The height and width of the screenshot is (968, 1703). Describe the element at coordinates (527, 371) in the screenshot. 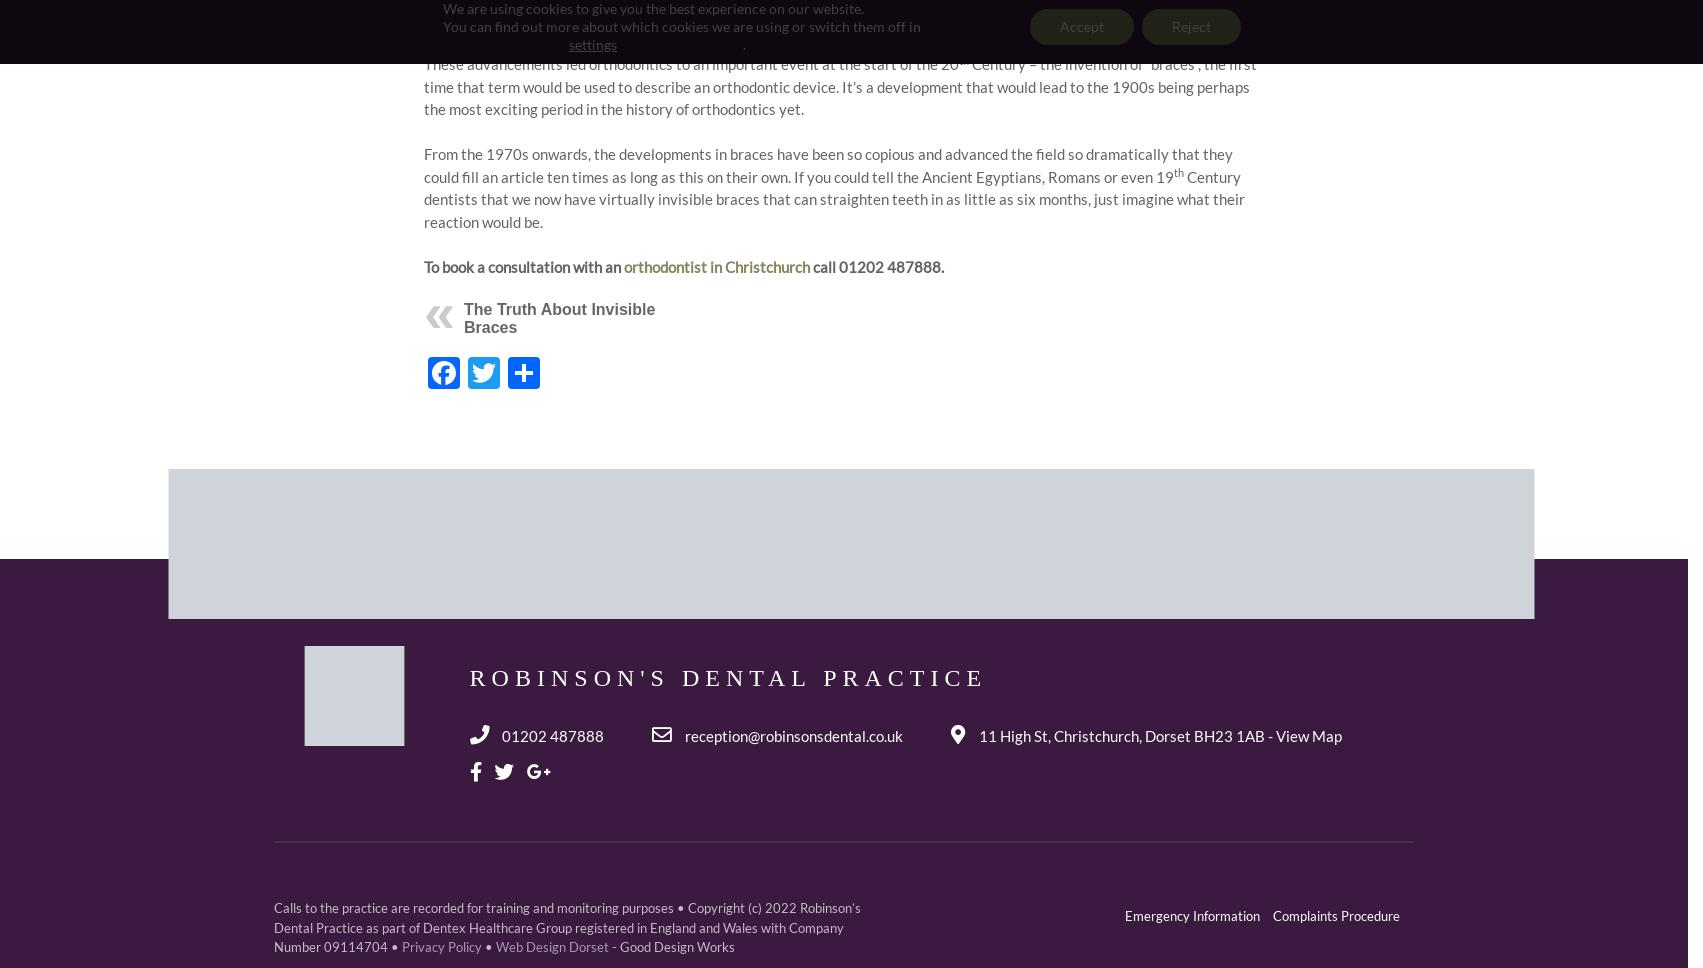

I see `'Facebook'` at that location.